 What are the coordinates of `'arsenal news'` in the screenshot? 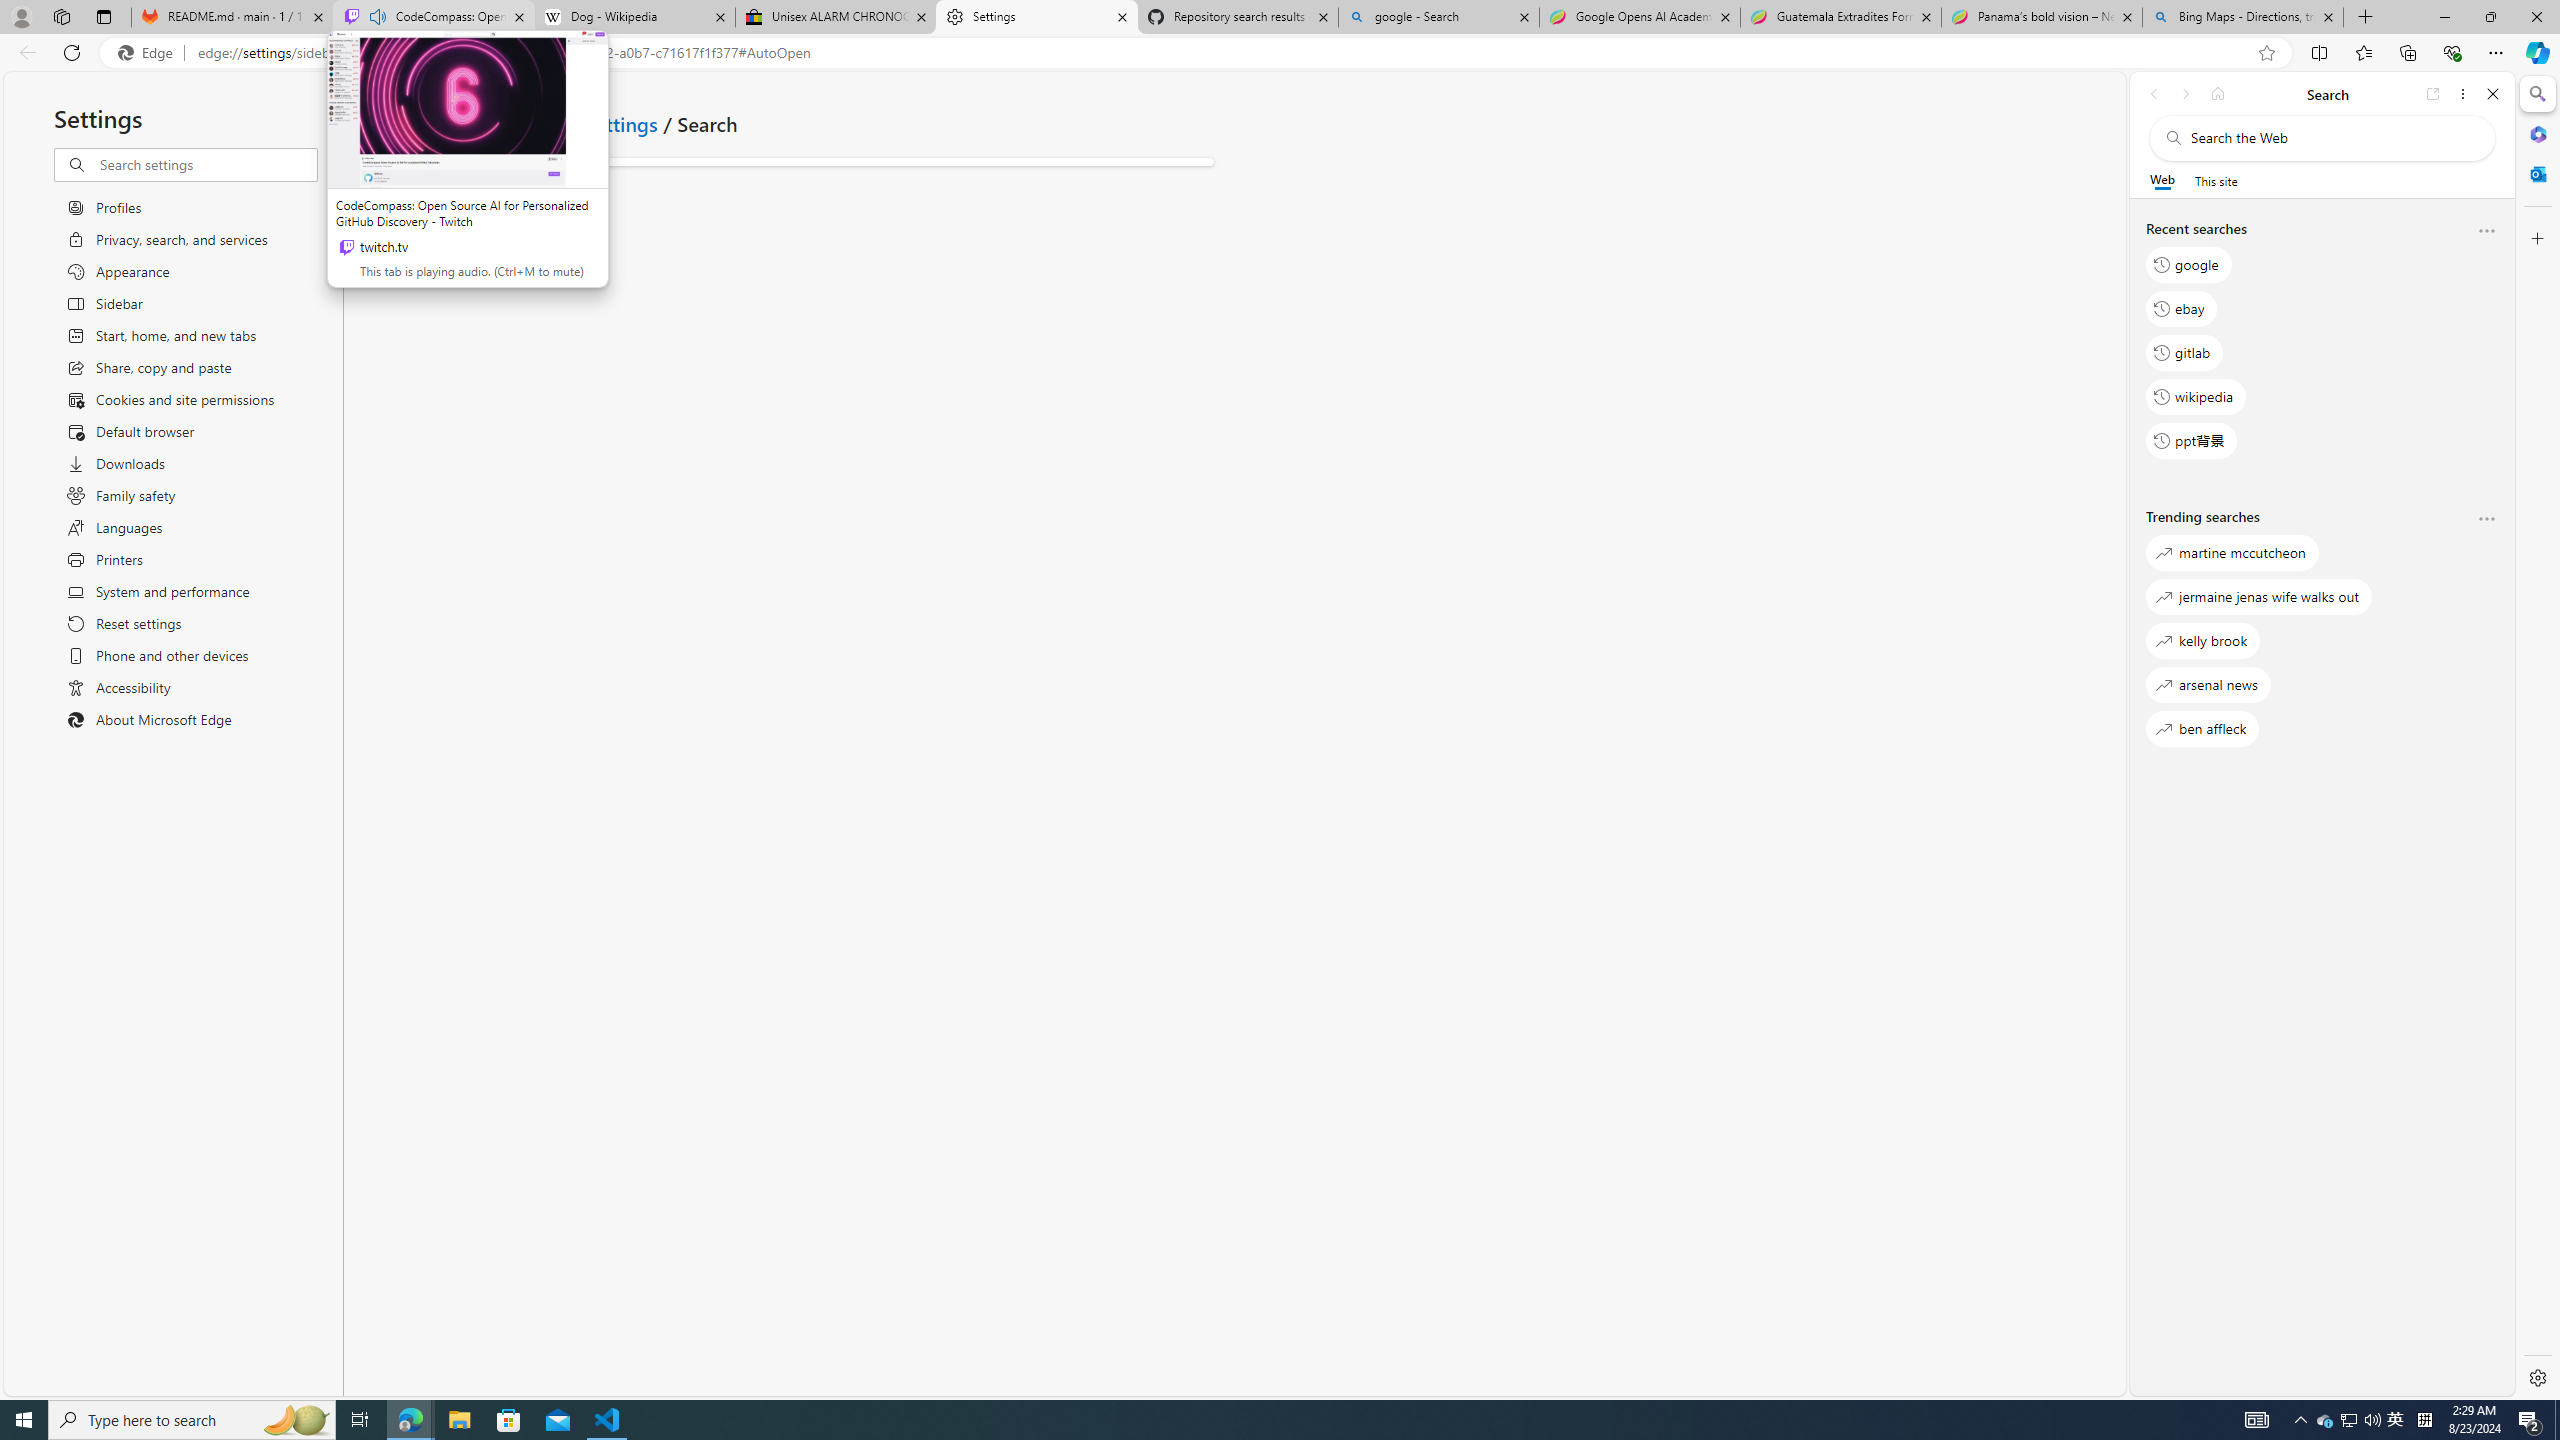 It's located at (2208, 683).